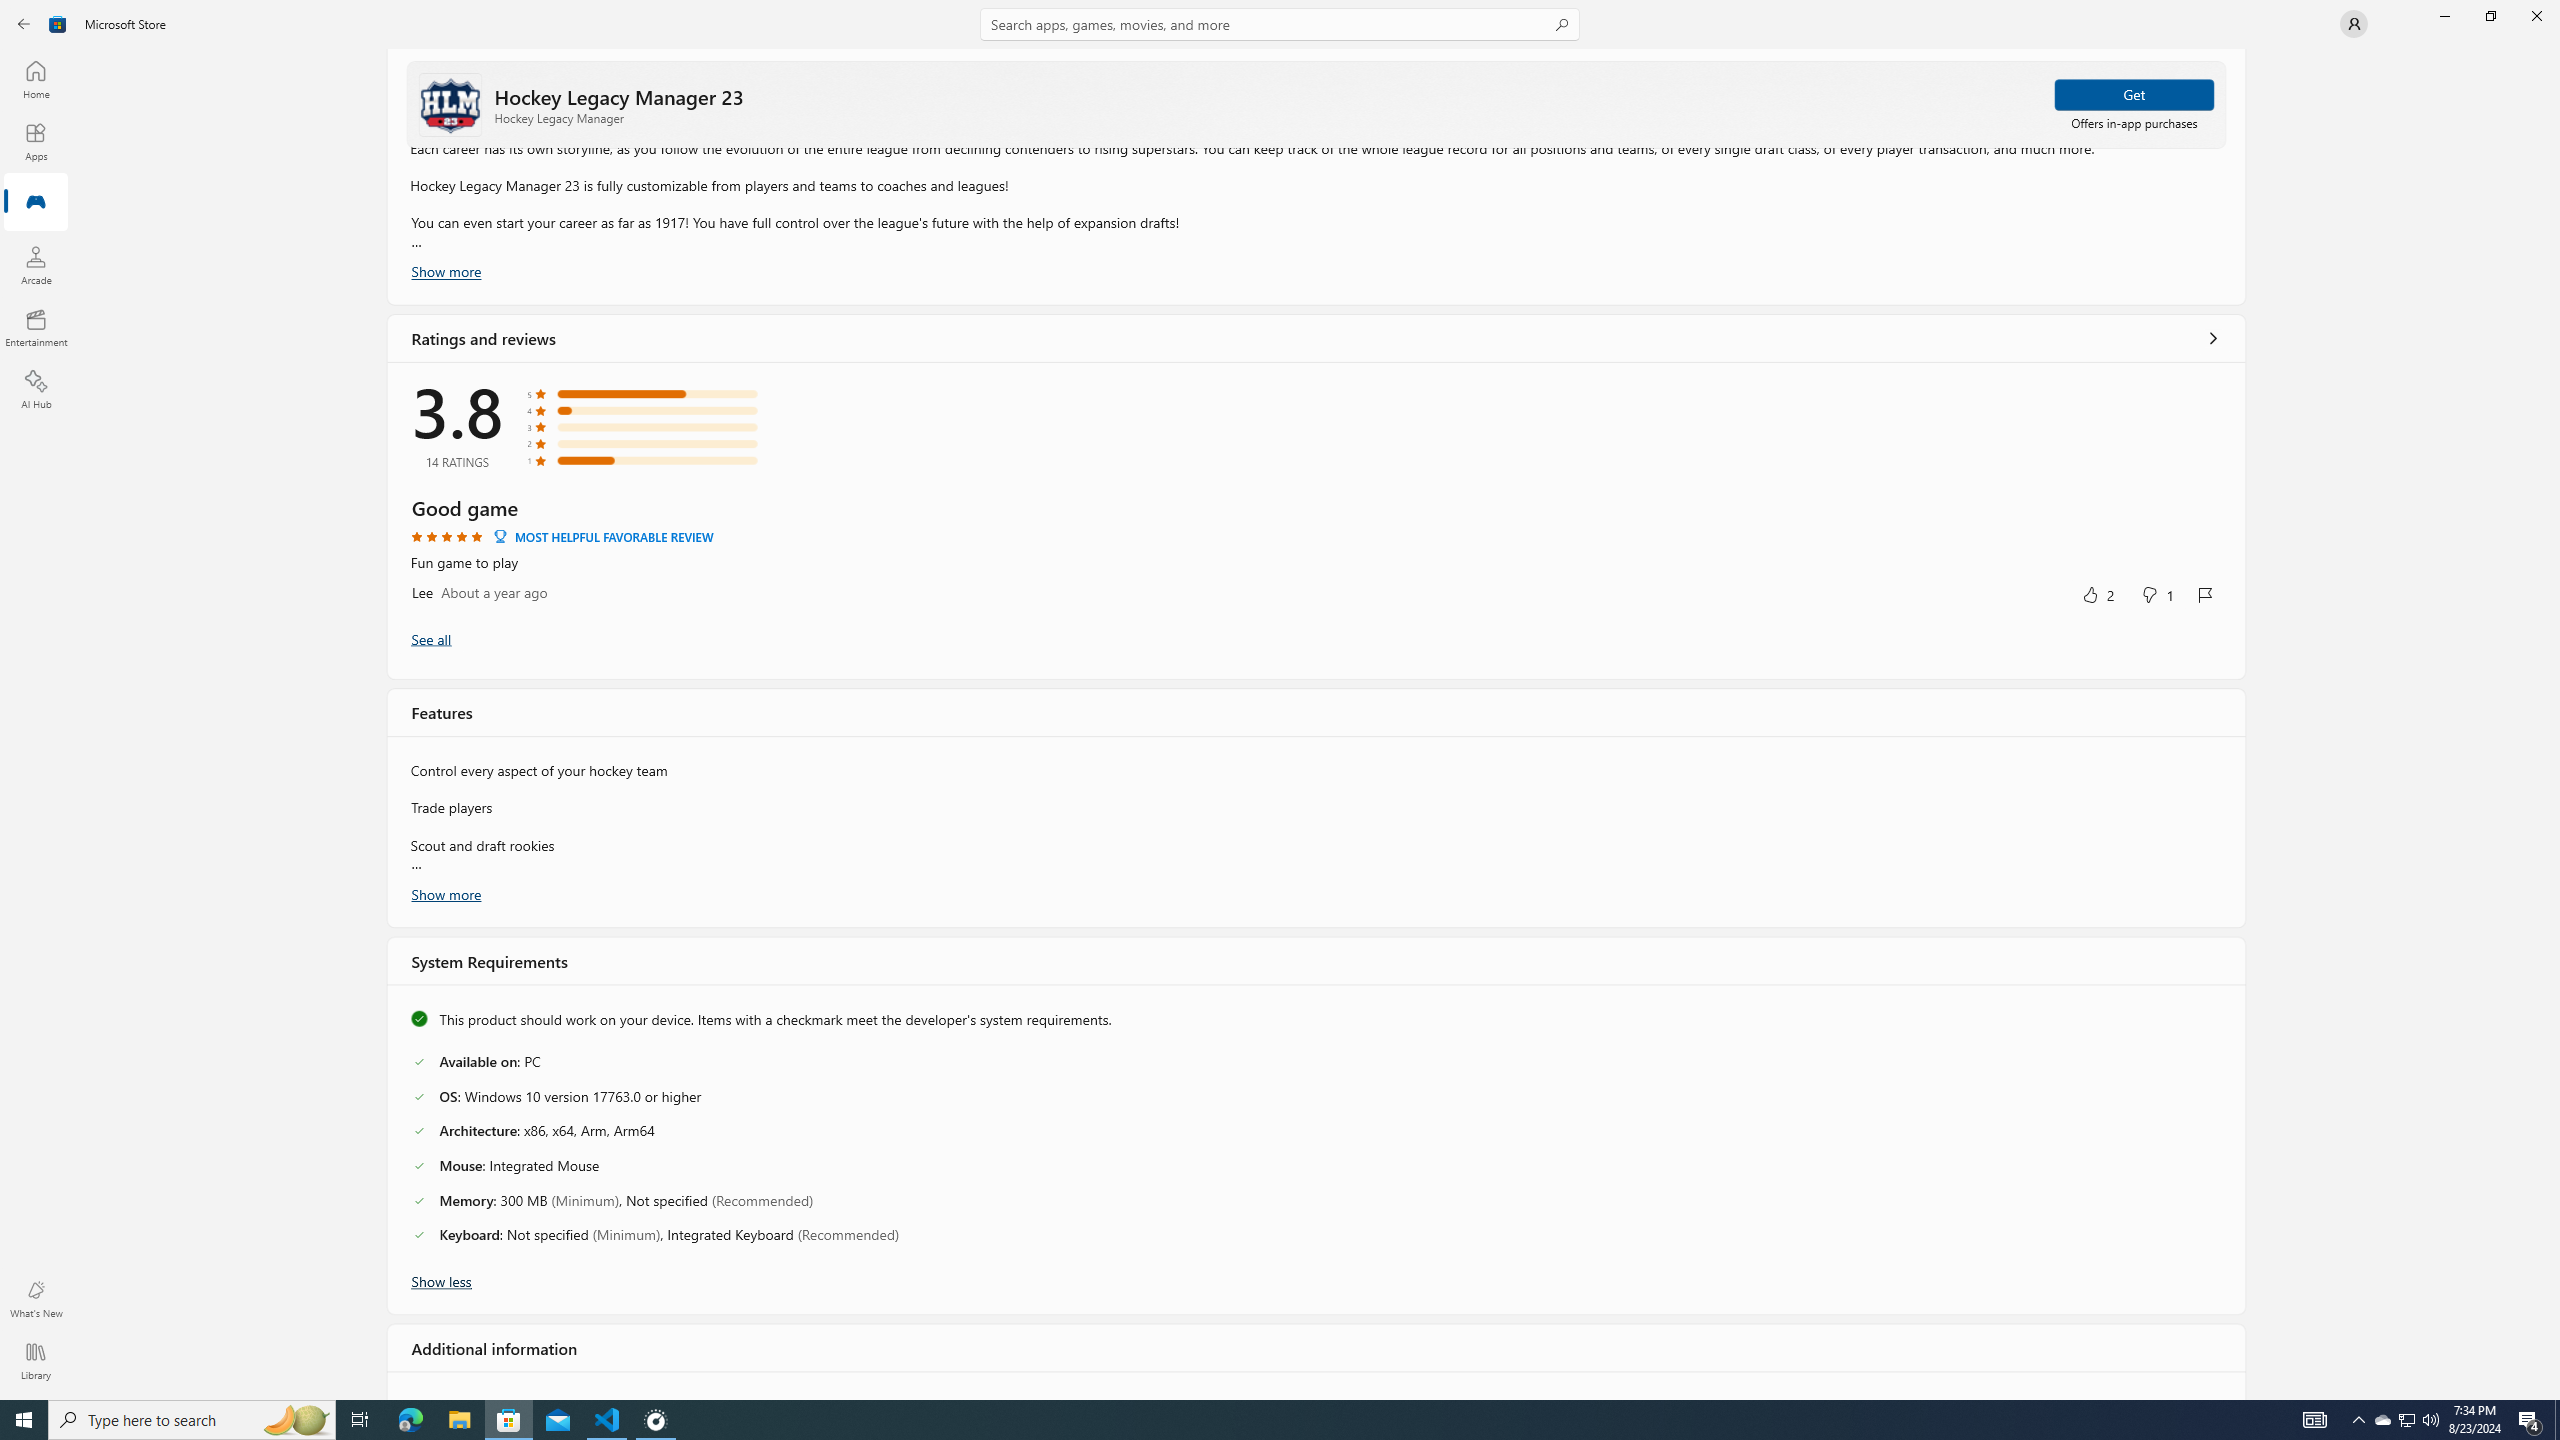  What do you see at coordinates (1280, 23) in the screenshot?
I see `'Search'` at bounding box center [1280, 23].